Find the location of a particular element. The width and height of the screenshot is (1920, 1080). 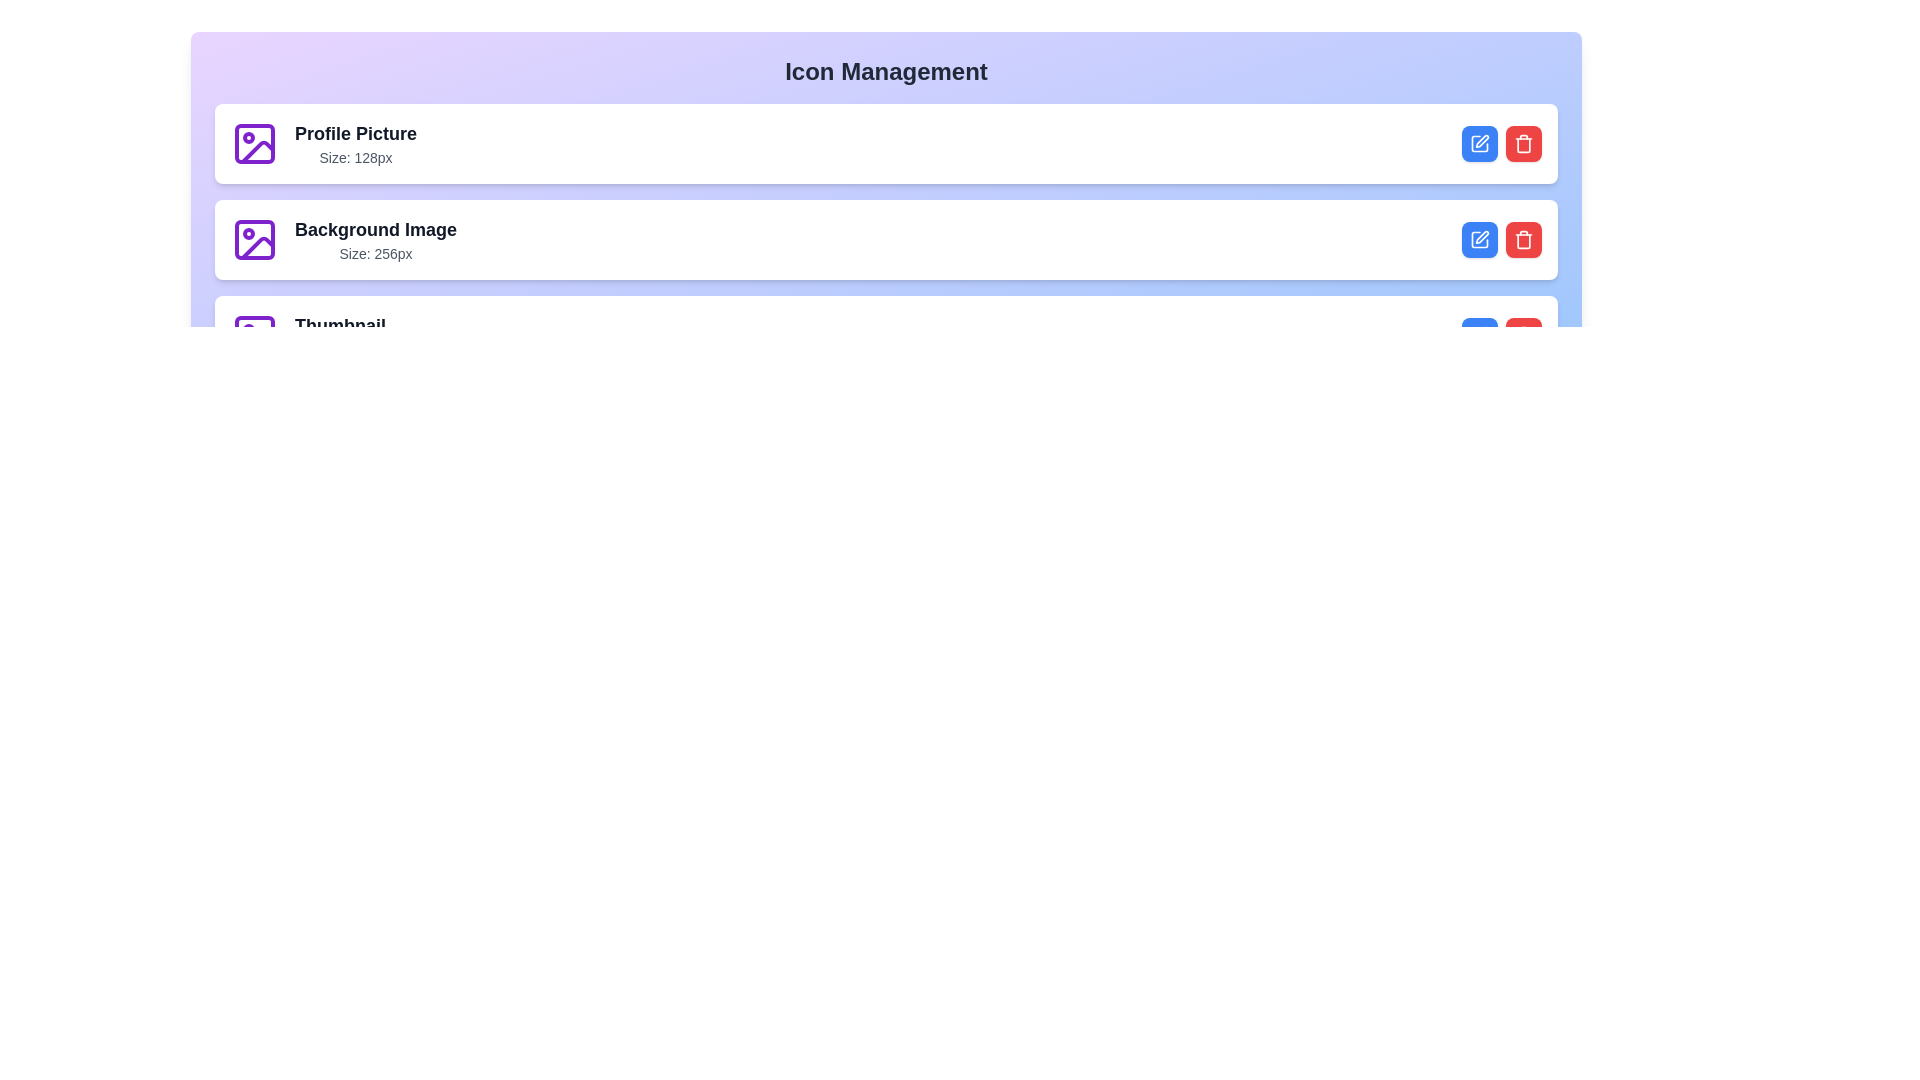

the square-shaped icon with a purple outline and graphical representation located in the 'Icon Management' section, next to 'Profile Picture' and 'Size: 128px' is located at coordinates (253, 142).